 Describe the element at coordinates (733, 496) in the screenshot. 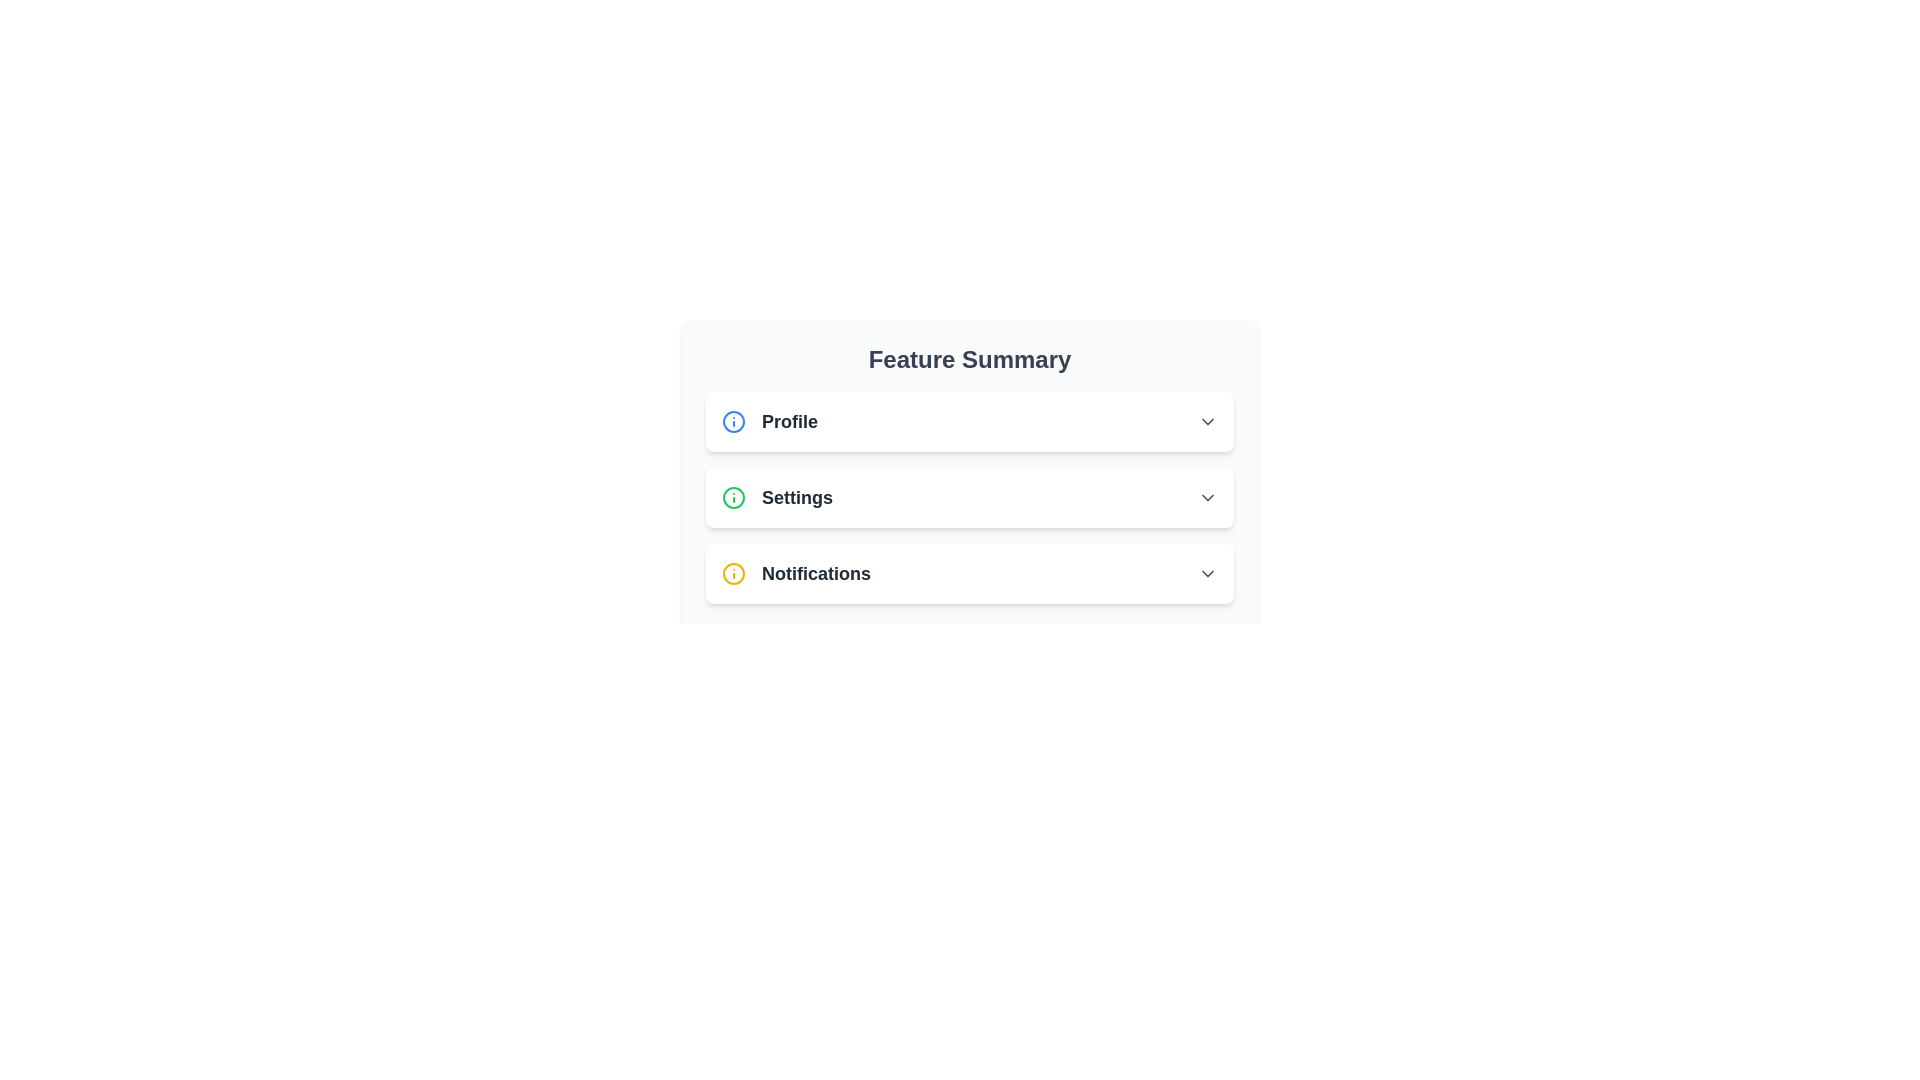

I see `the circular vector graphic element that is part of the 'information' icon, positioned in the second row next to the 'Settings' label` at that location.